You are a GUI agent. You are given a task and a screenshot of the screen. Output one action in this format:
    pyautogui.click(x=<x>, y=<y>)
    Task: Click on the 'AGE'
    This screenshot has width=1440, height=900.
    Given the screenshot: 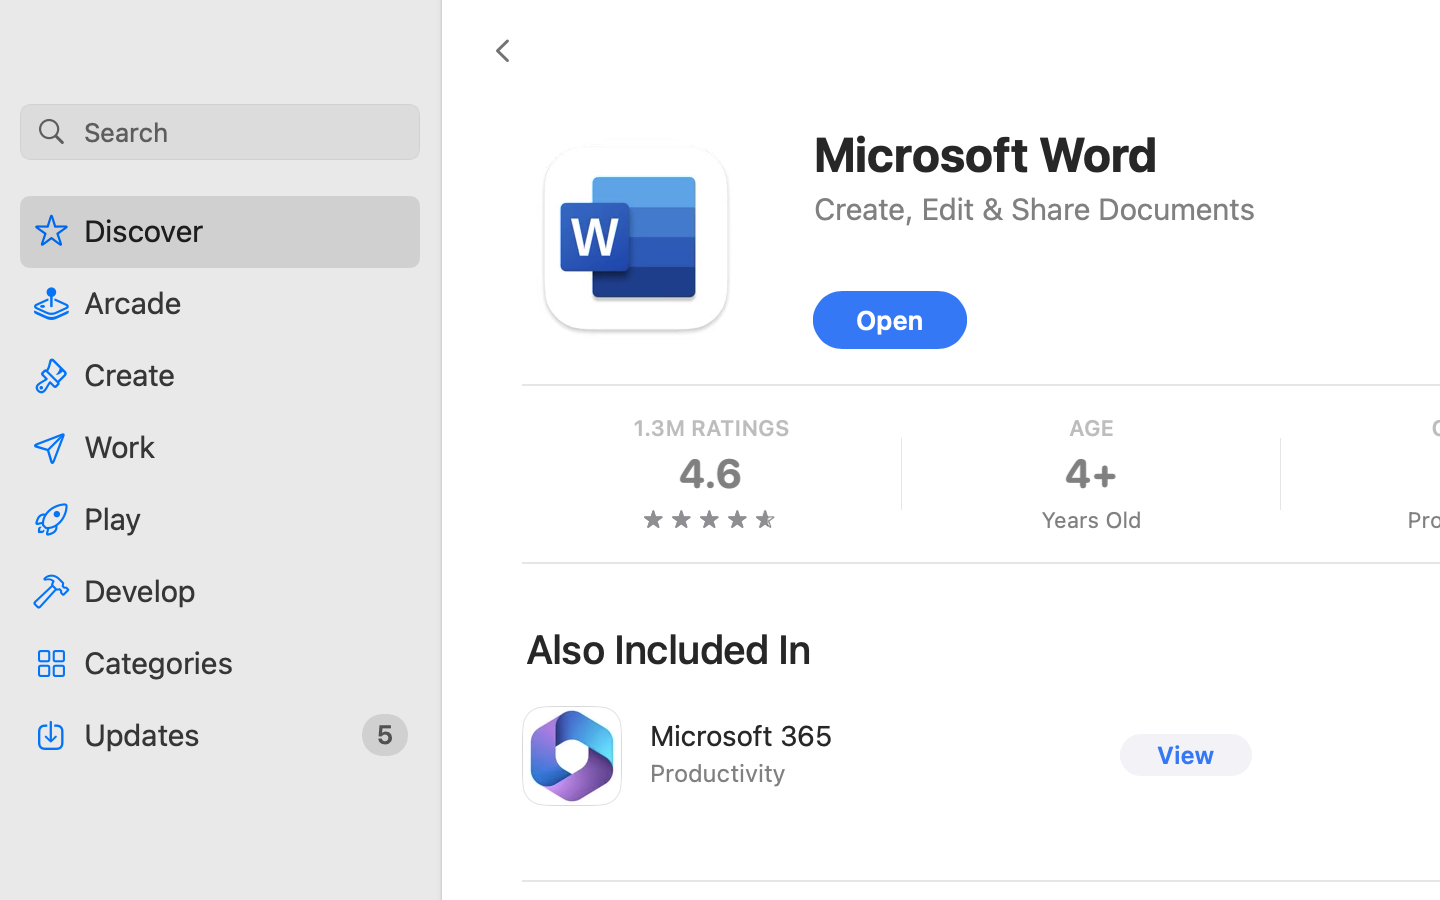 What is the action you would take?
    pyautogui.click(x=1089, y=428)
    